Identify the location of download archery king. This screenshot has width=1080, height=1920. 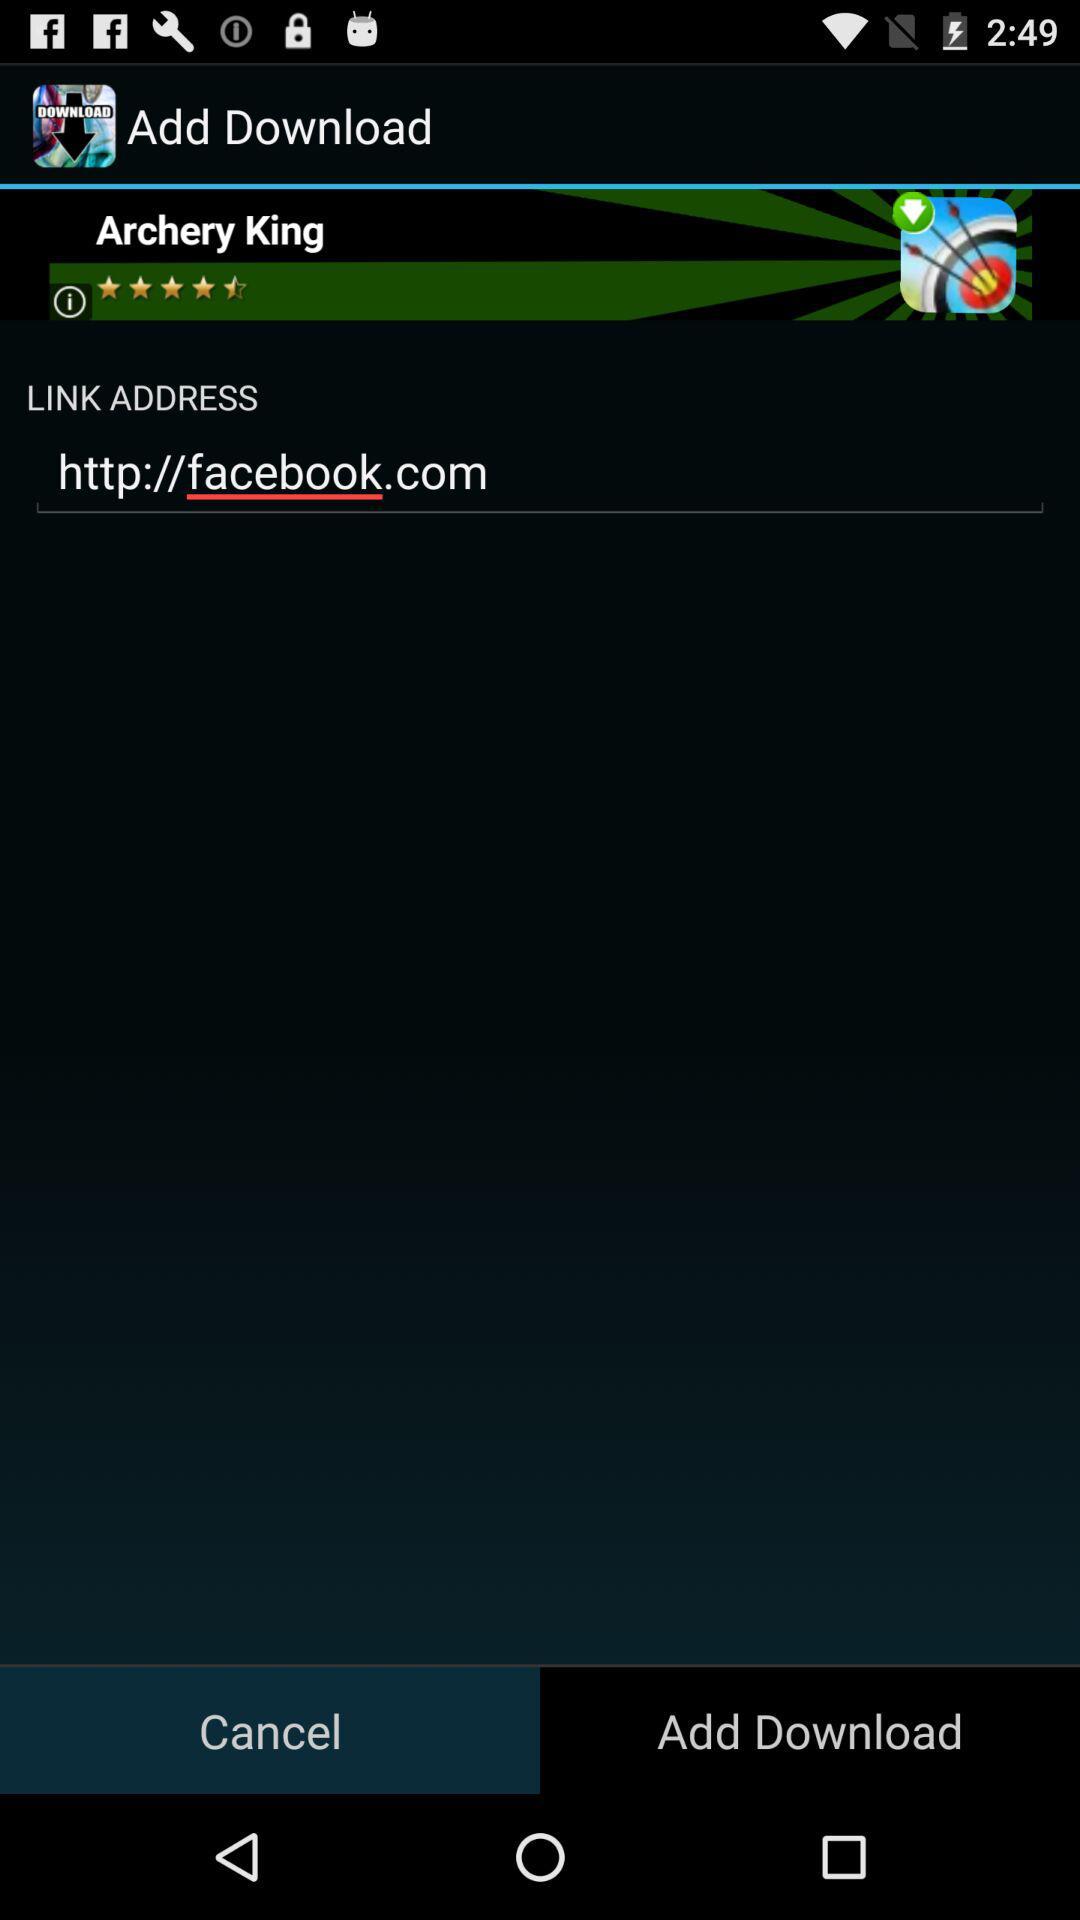
(538, 253).